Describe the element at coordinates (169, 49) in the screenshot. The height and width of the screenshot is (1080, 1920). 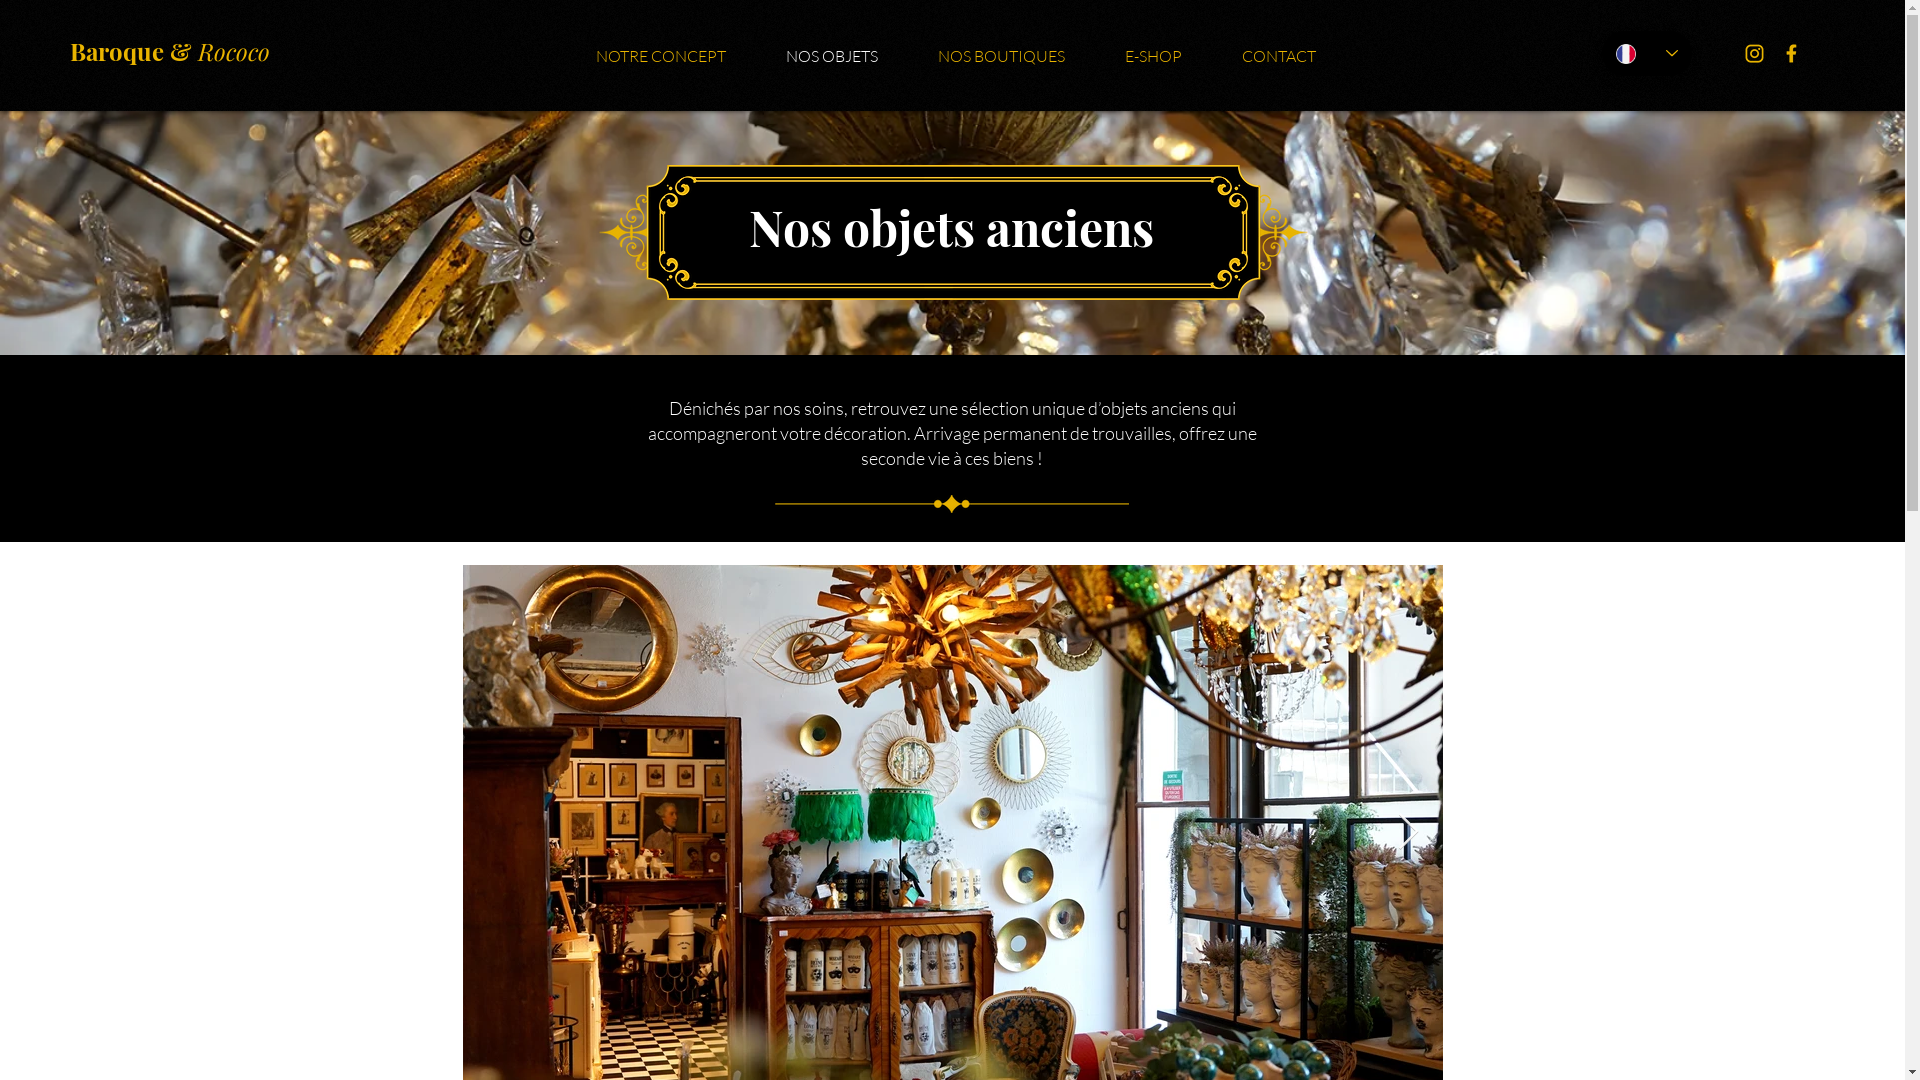
I see `'Baroque & Rococo'` at that location.